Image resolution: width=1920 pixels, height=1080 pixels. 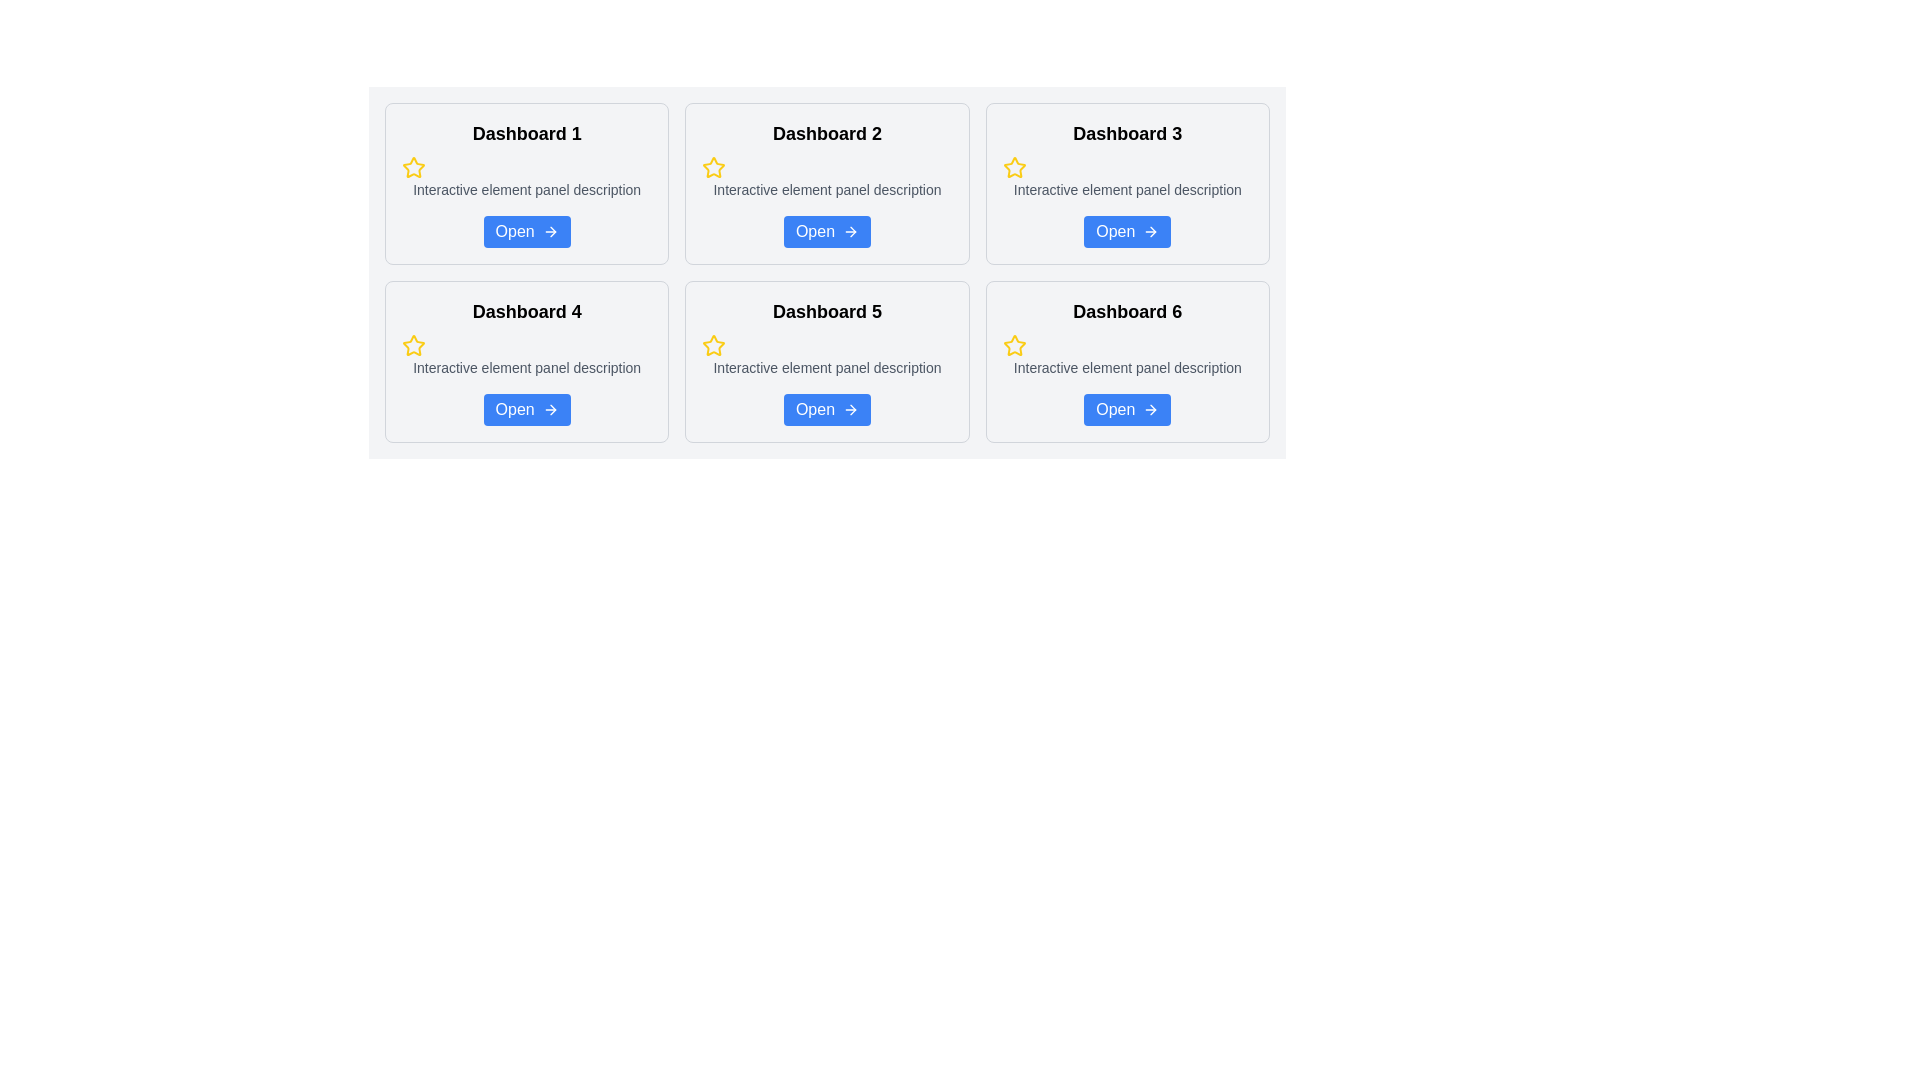 What do you see at coordinates (1151, 408) in the screenshot?
I see `the arrow icon located at the bottom-right section of the 'Dashboard 6' card` at bounding box center [1151, 408].